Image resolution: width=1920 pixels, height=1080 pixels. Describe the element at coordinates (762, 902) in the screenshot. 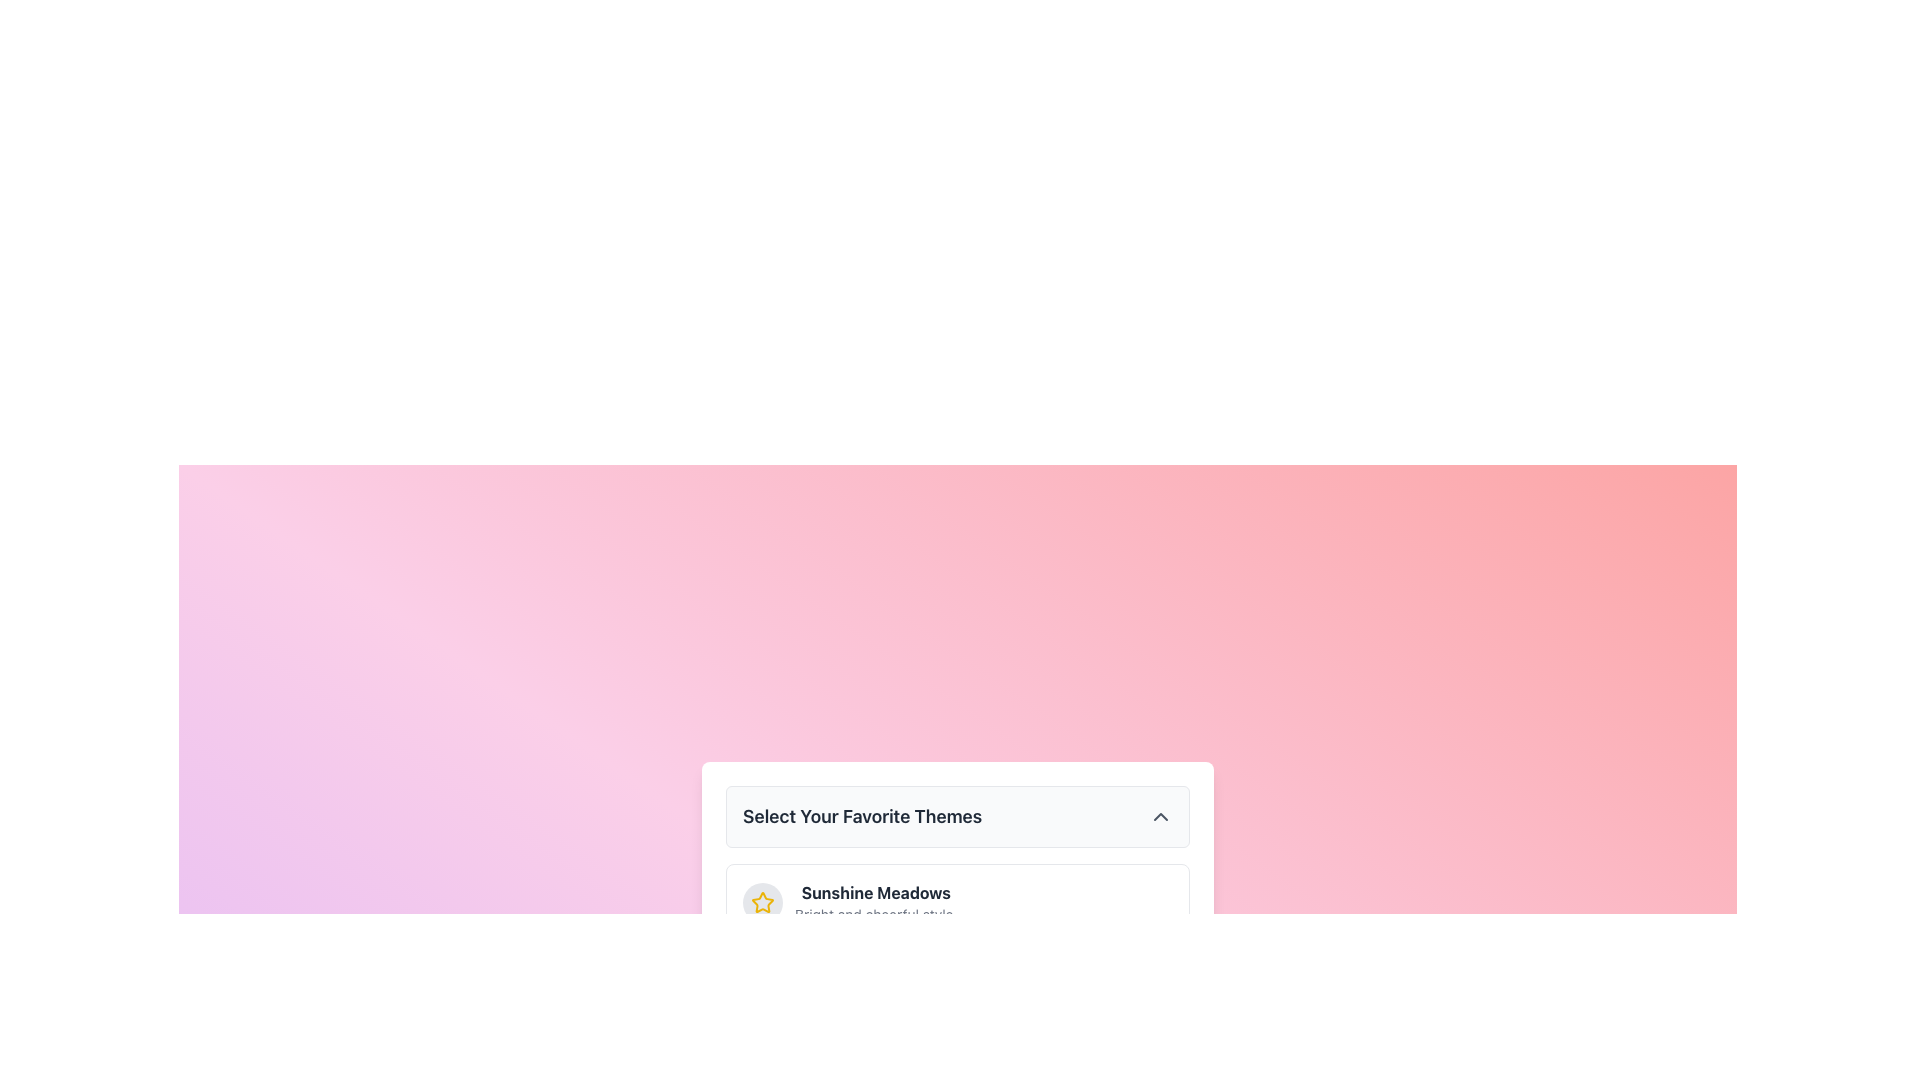

I see `the star icon located on the left-hand side of the description 'Sunshine Meadows'` at that location.